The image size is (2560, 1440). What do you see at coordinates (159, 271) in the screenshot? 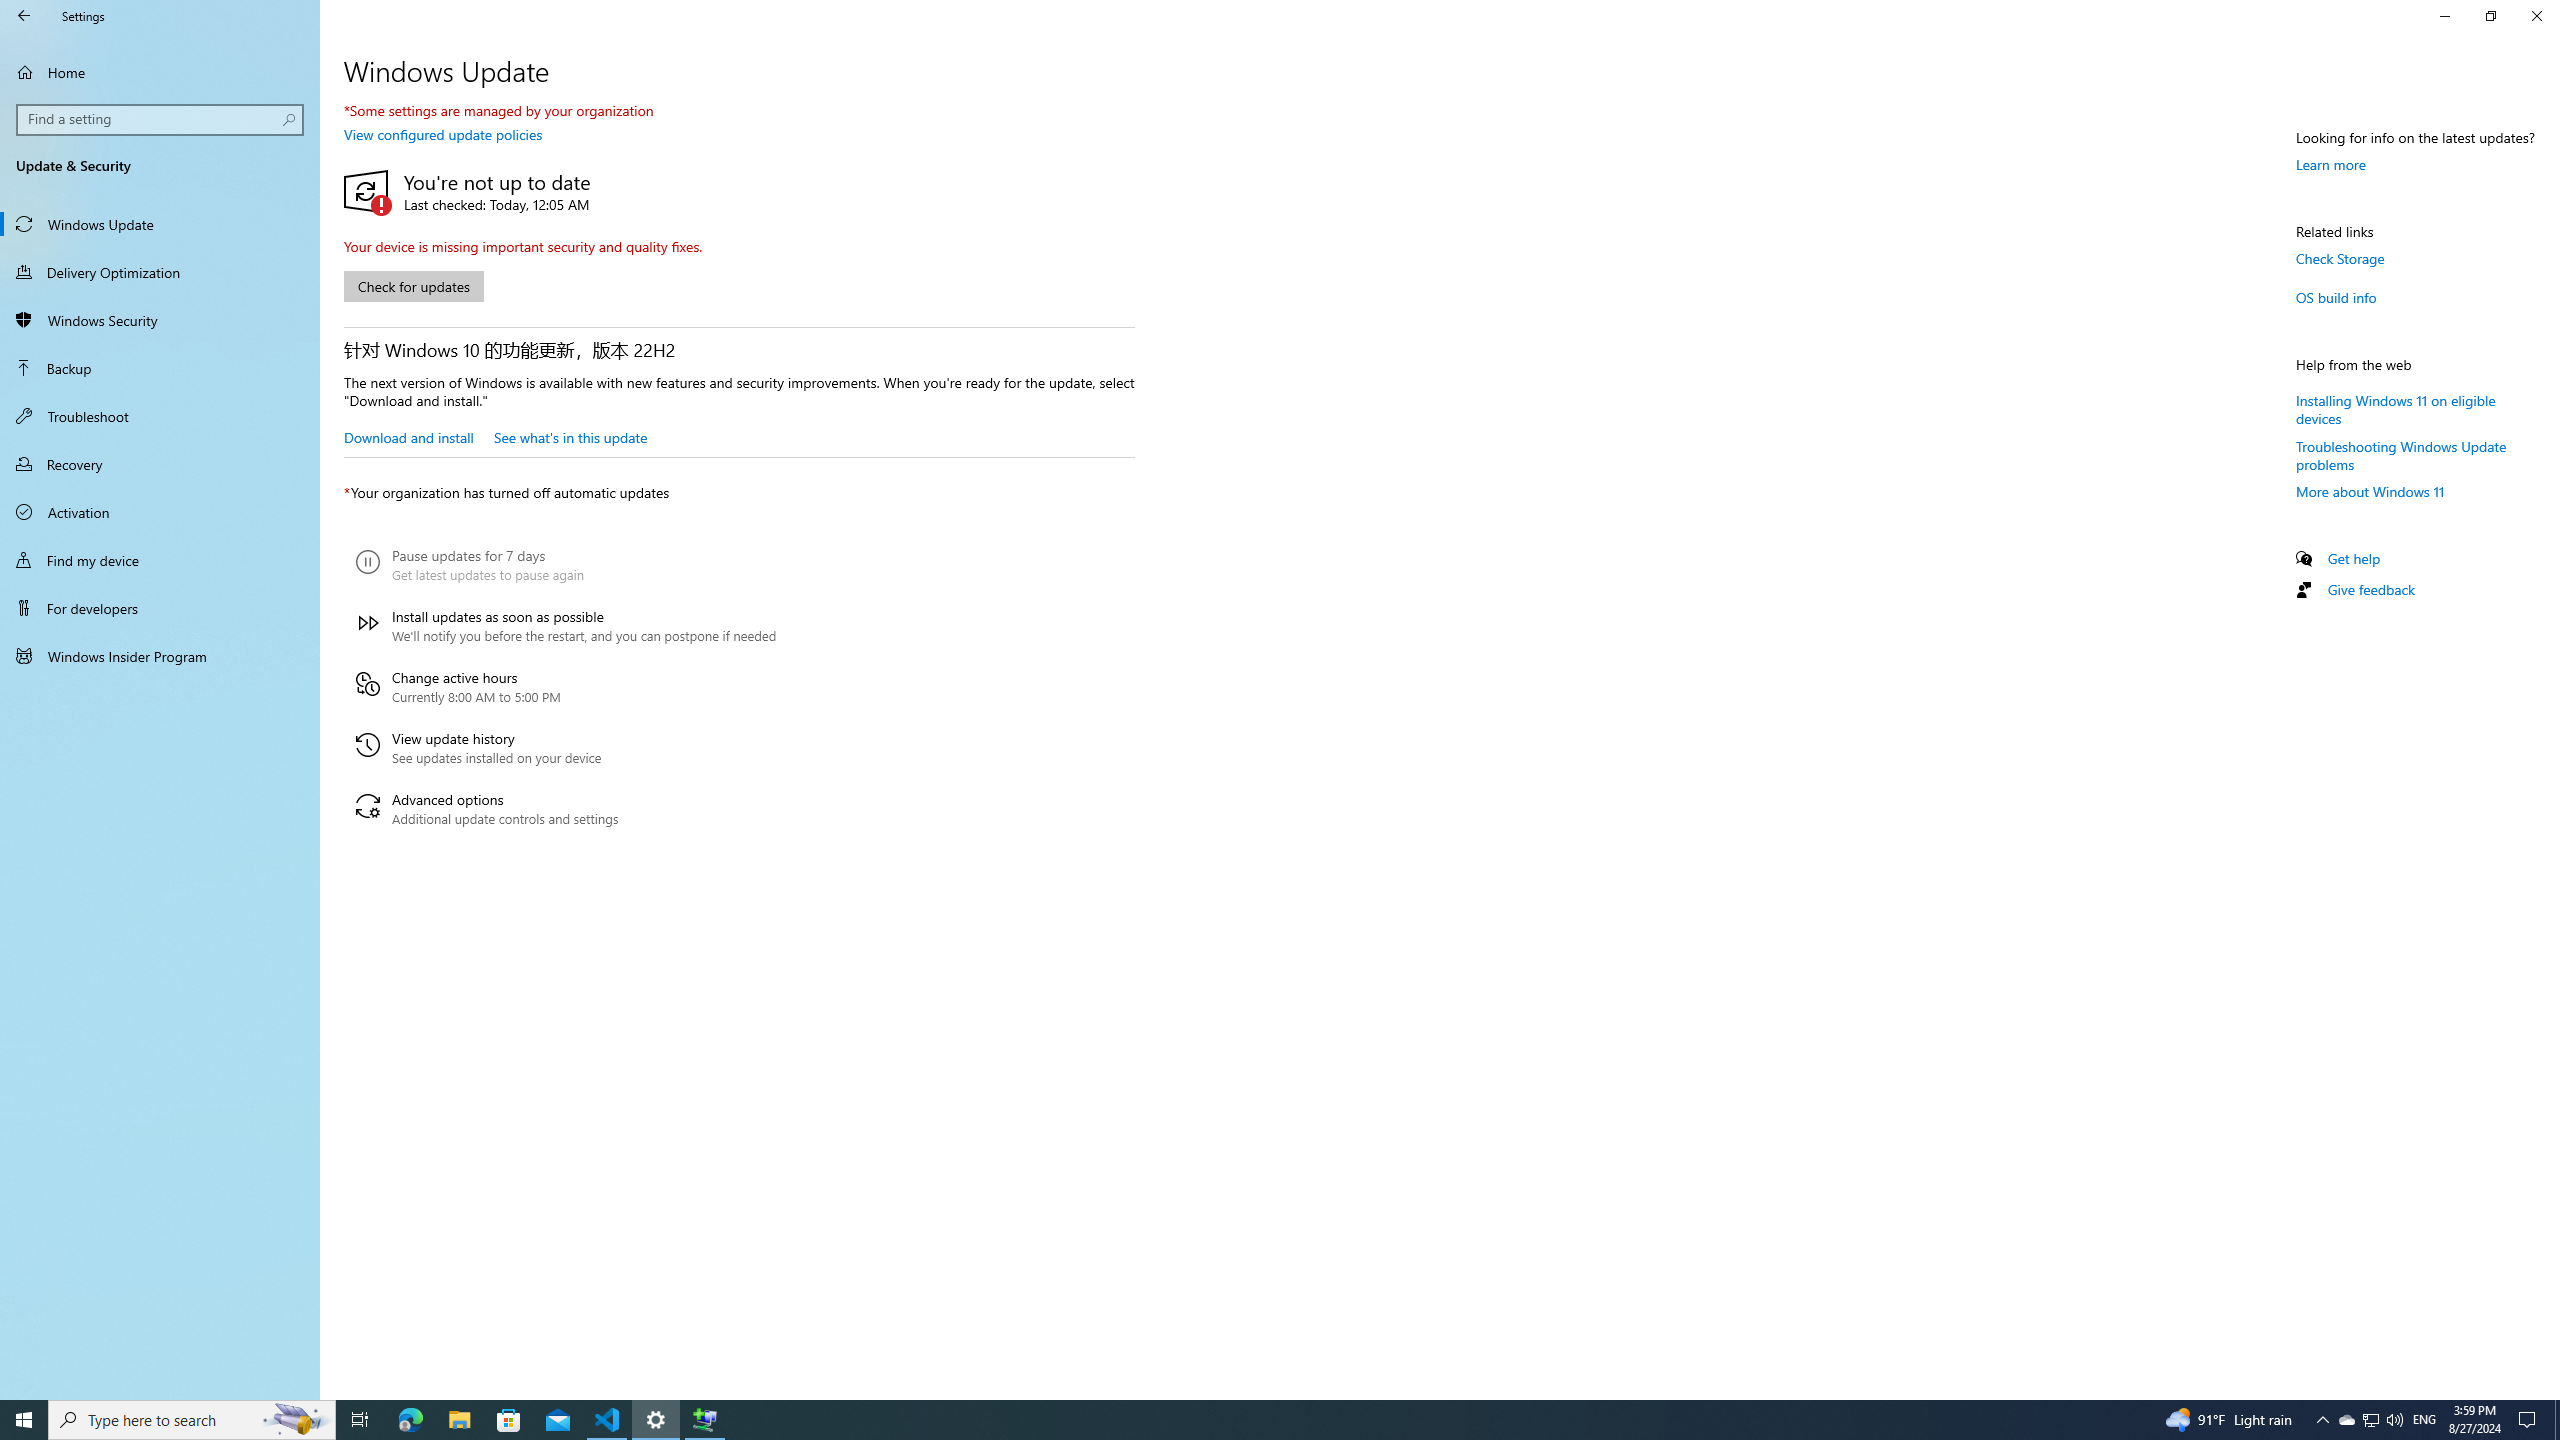
I see `'Delivery Optimization'` at bounding box center [159, 271].